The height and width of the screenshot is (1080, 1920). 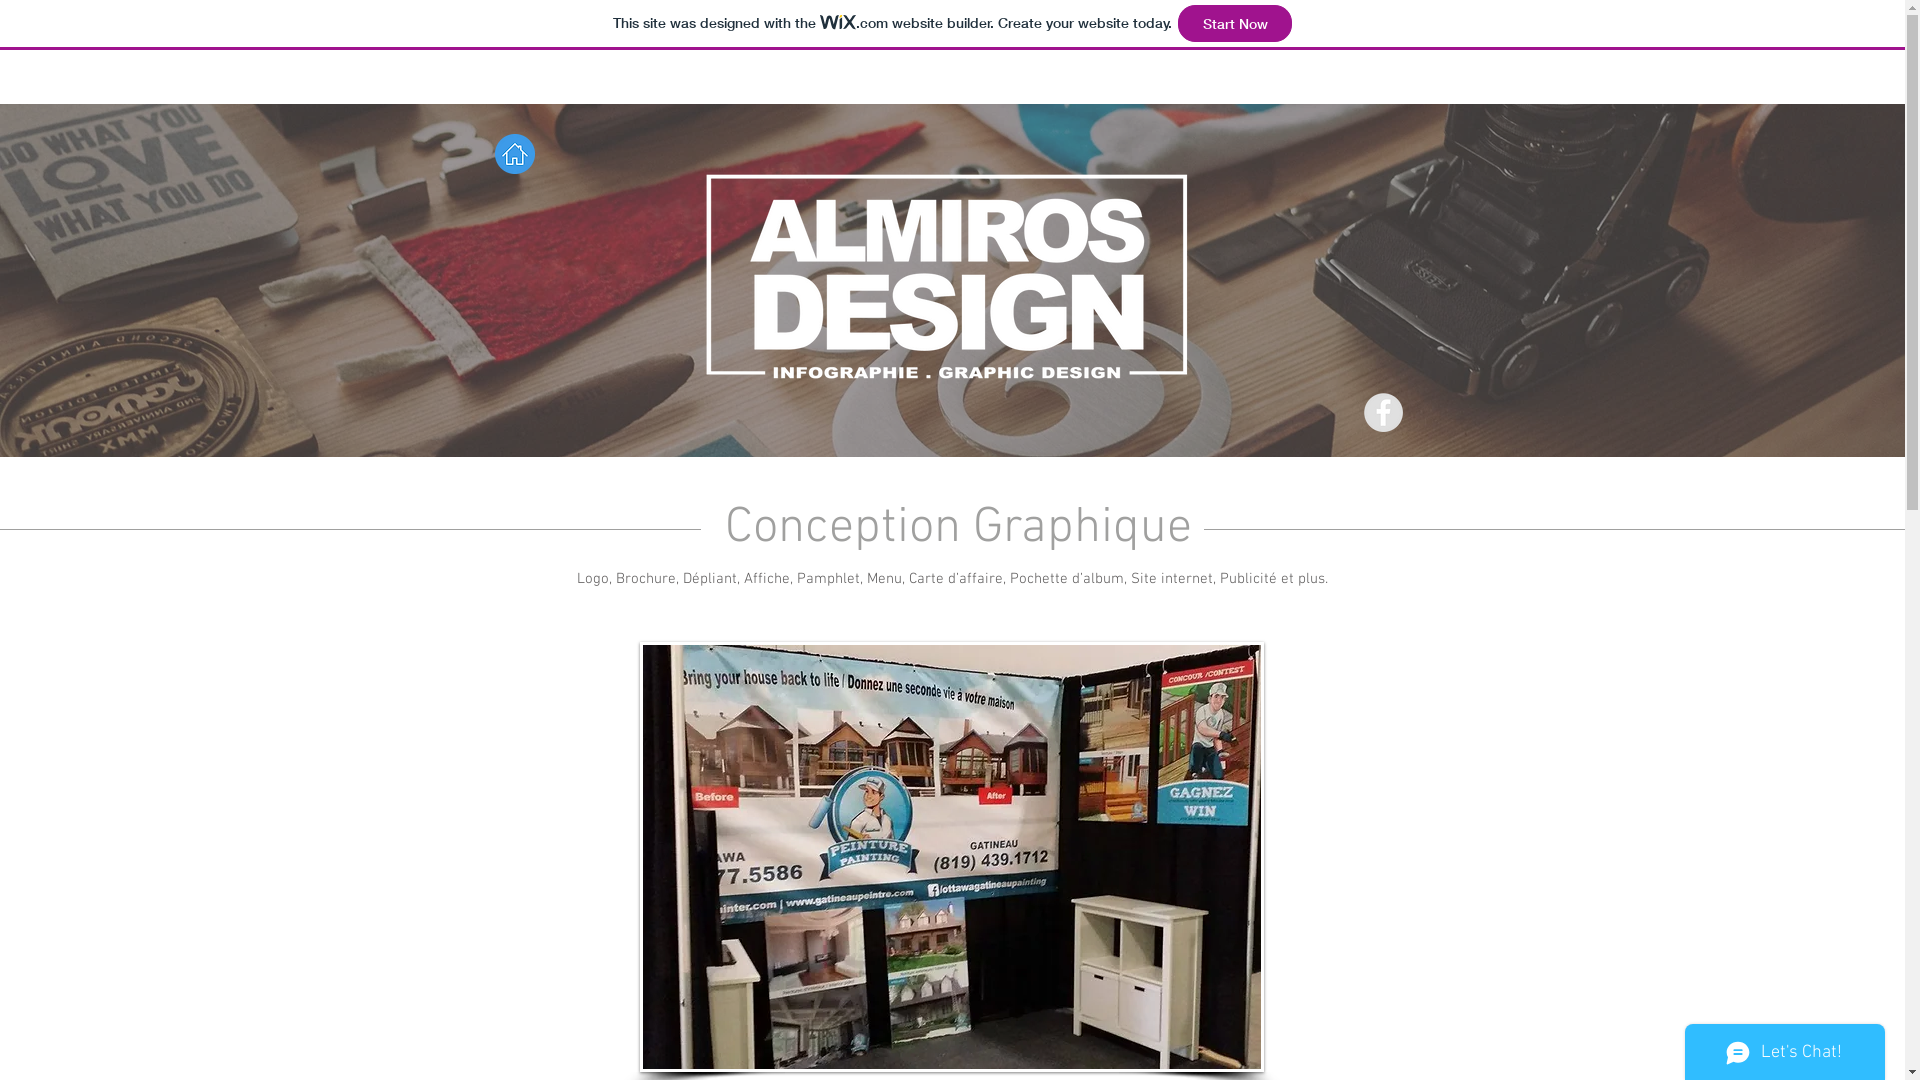 What do you see at coordinates (950, 527) in the screenshot?
I see `'  Conception Graphique '` at bounding box center [950, 527].